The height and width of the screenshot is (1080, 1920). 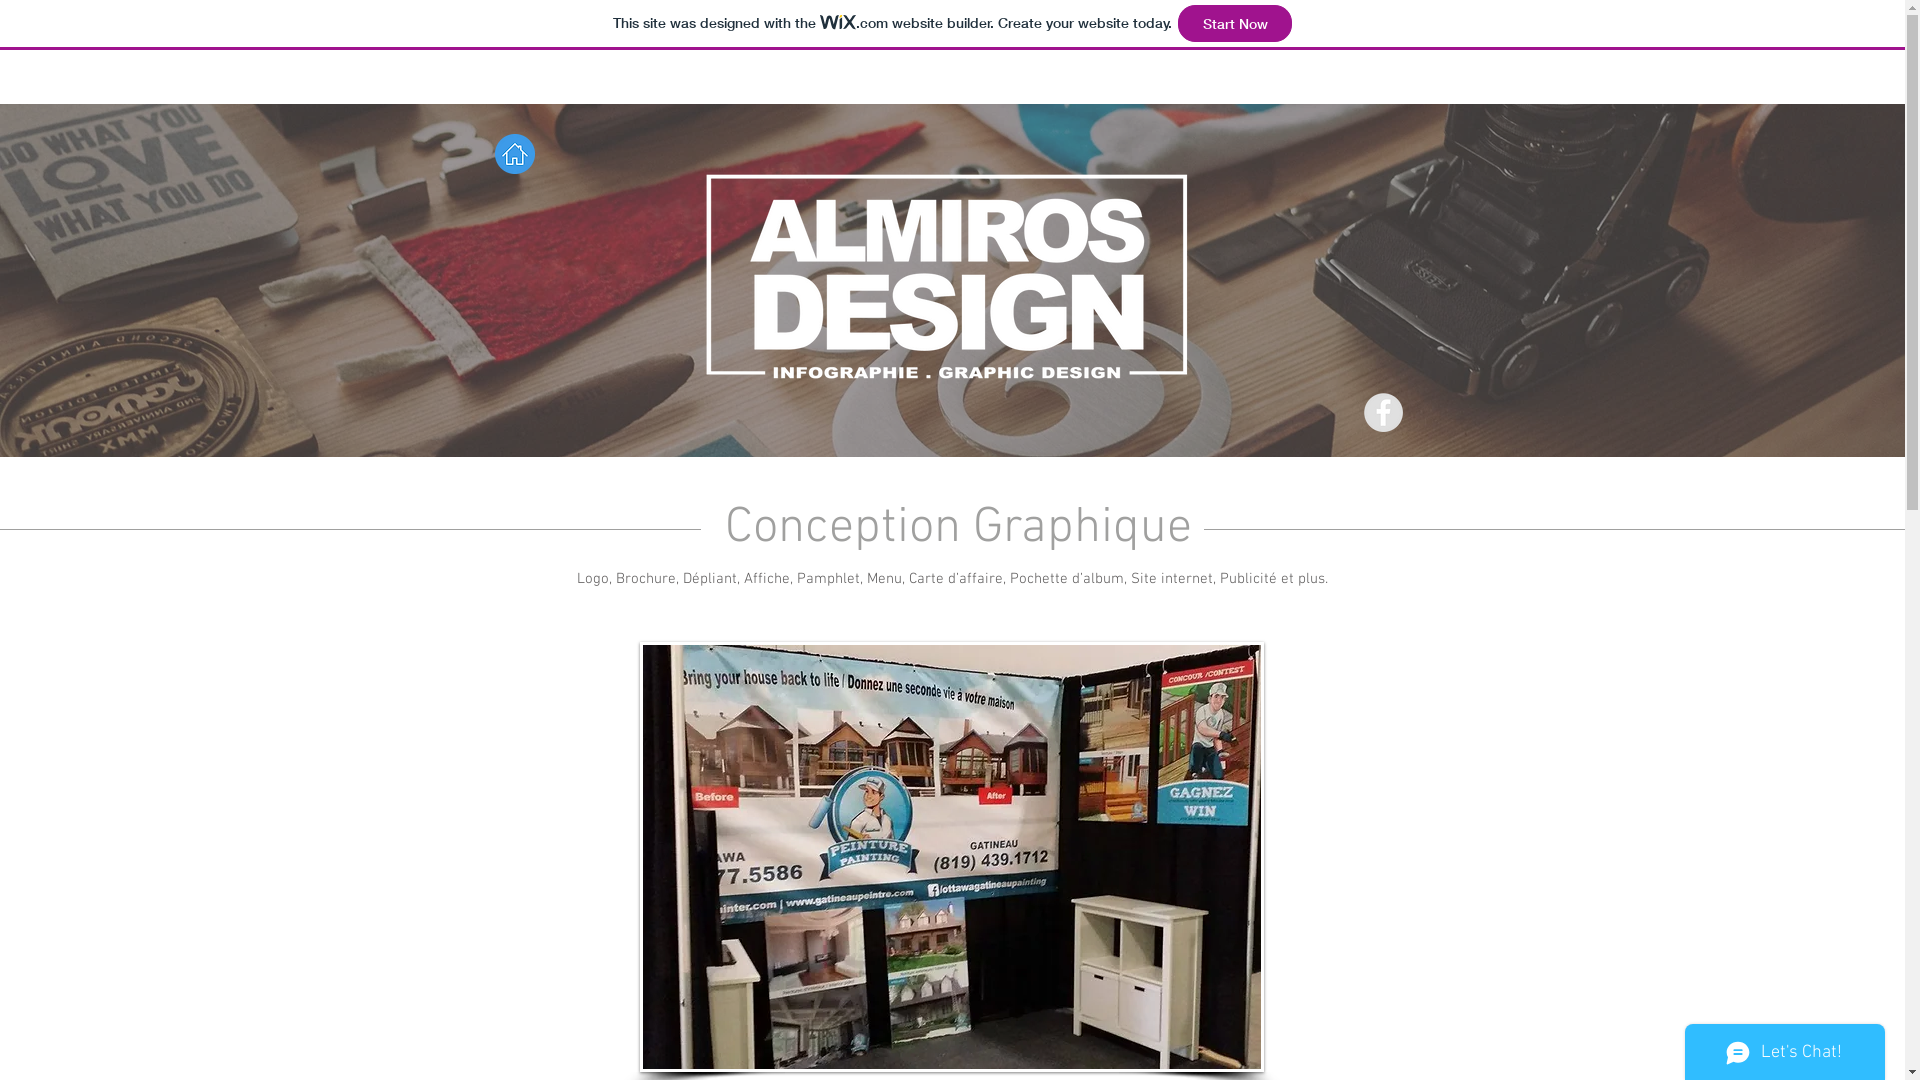 What do you see at coordinates (950, 527) in the screenshot?
I see `'  Conception Graphique '` at bounding box center [950, 527].